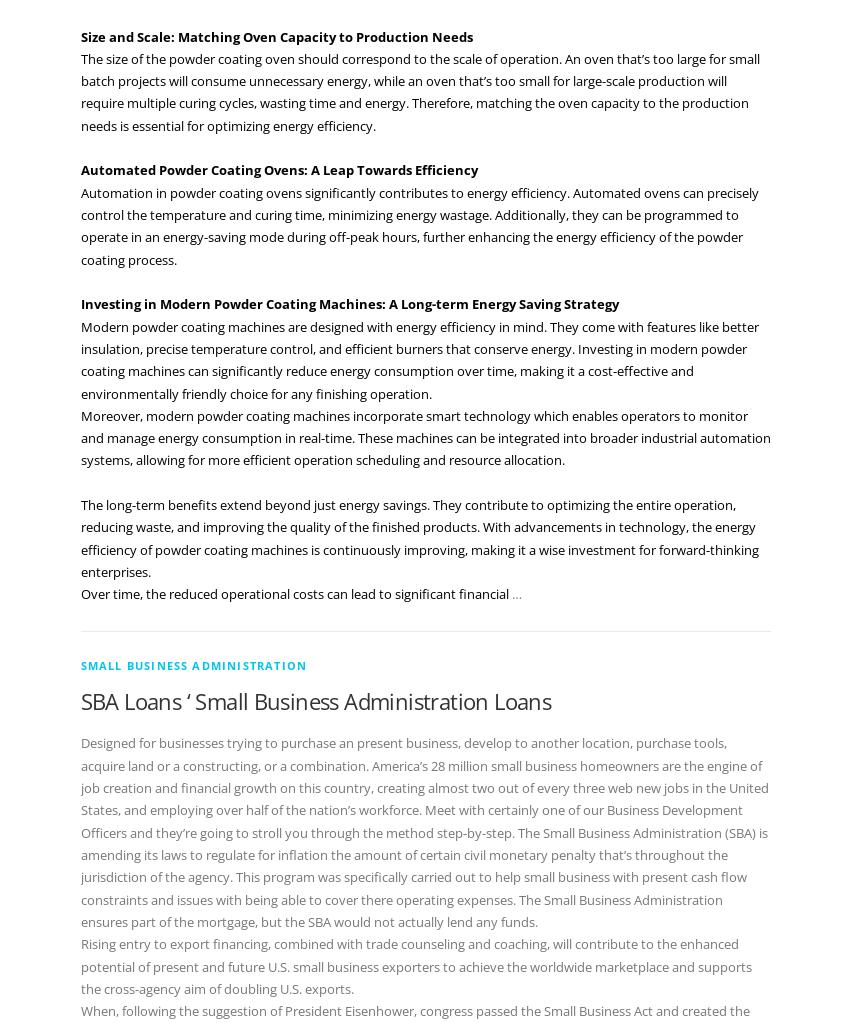  Describe the element at coordinates (78, 358) in the screenshot. I see `'Modern powder coating machines are designed with energy efficiency in mind. They come with features like better insulation, precise temperature control, and efficient burners that conserve energy. Investing in modern powder coating machines can significantly reduce energy consumption over time, making it a cost-effective and environmentally friendly choice for any finishing operation.'` at that location.